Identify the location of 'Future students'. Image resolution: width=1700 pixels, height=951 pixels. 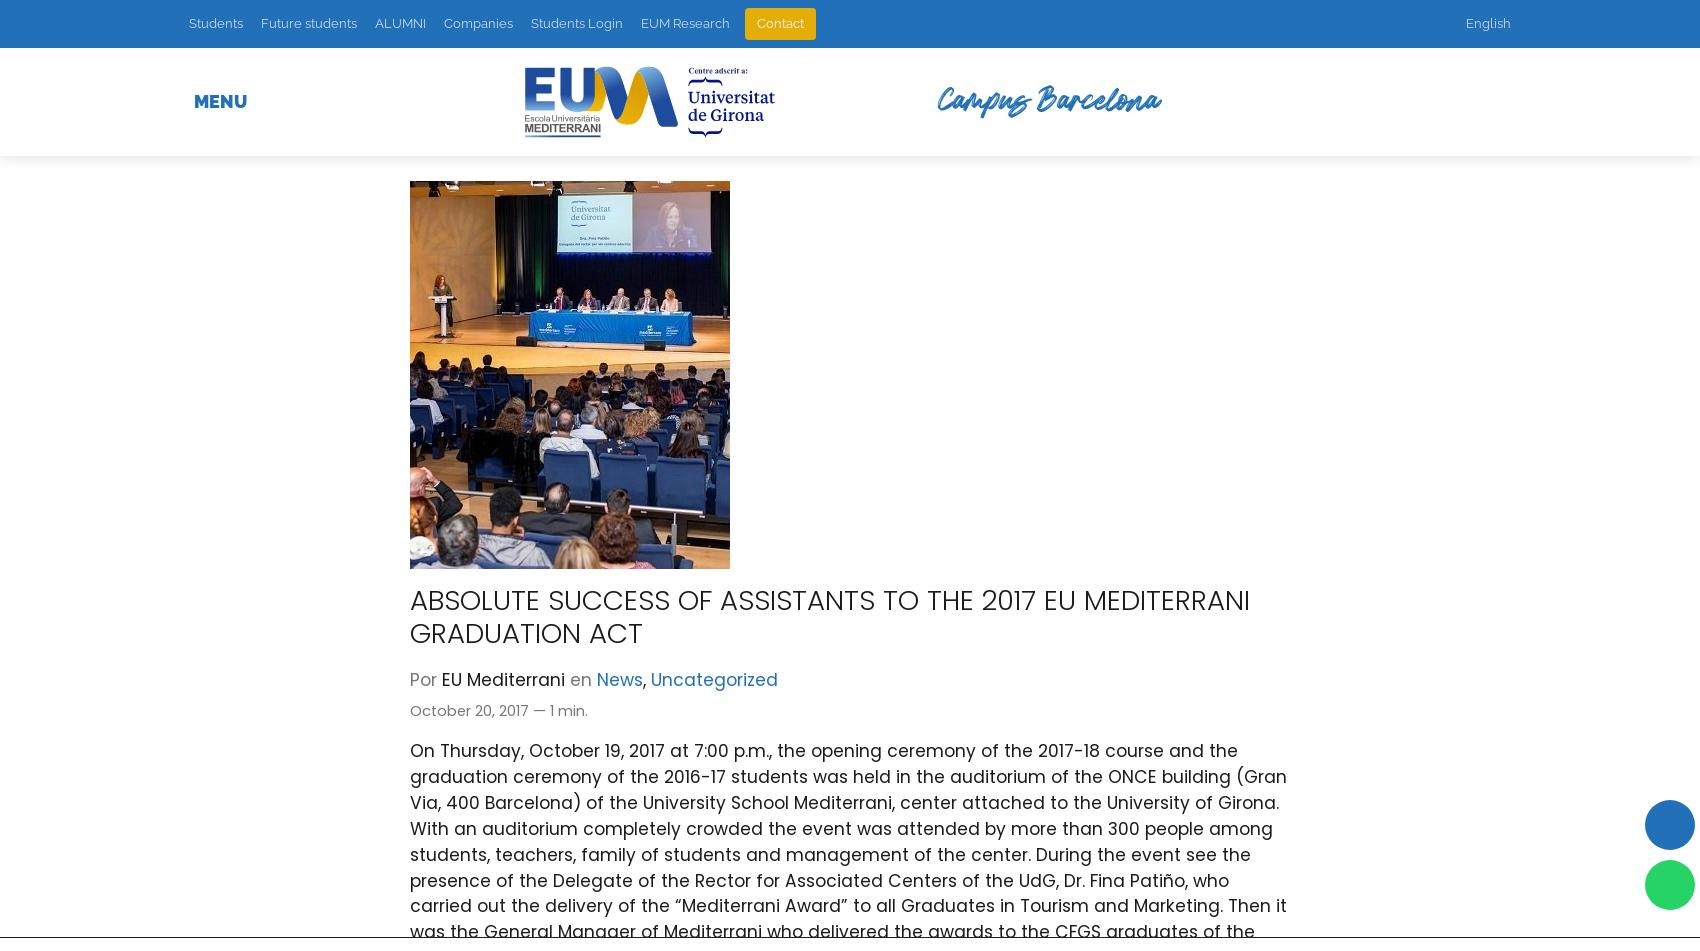
(309, 23).